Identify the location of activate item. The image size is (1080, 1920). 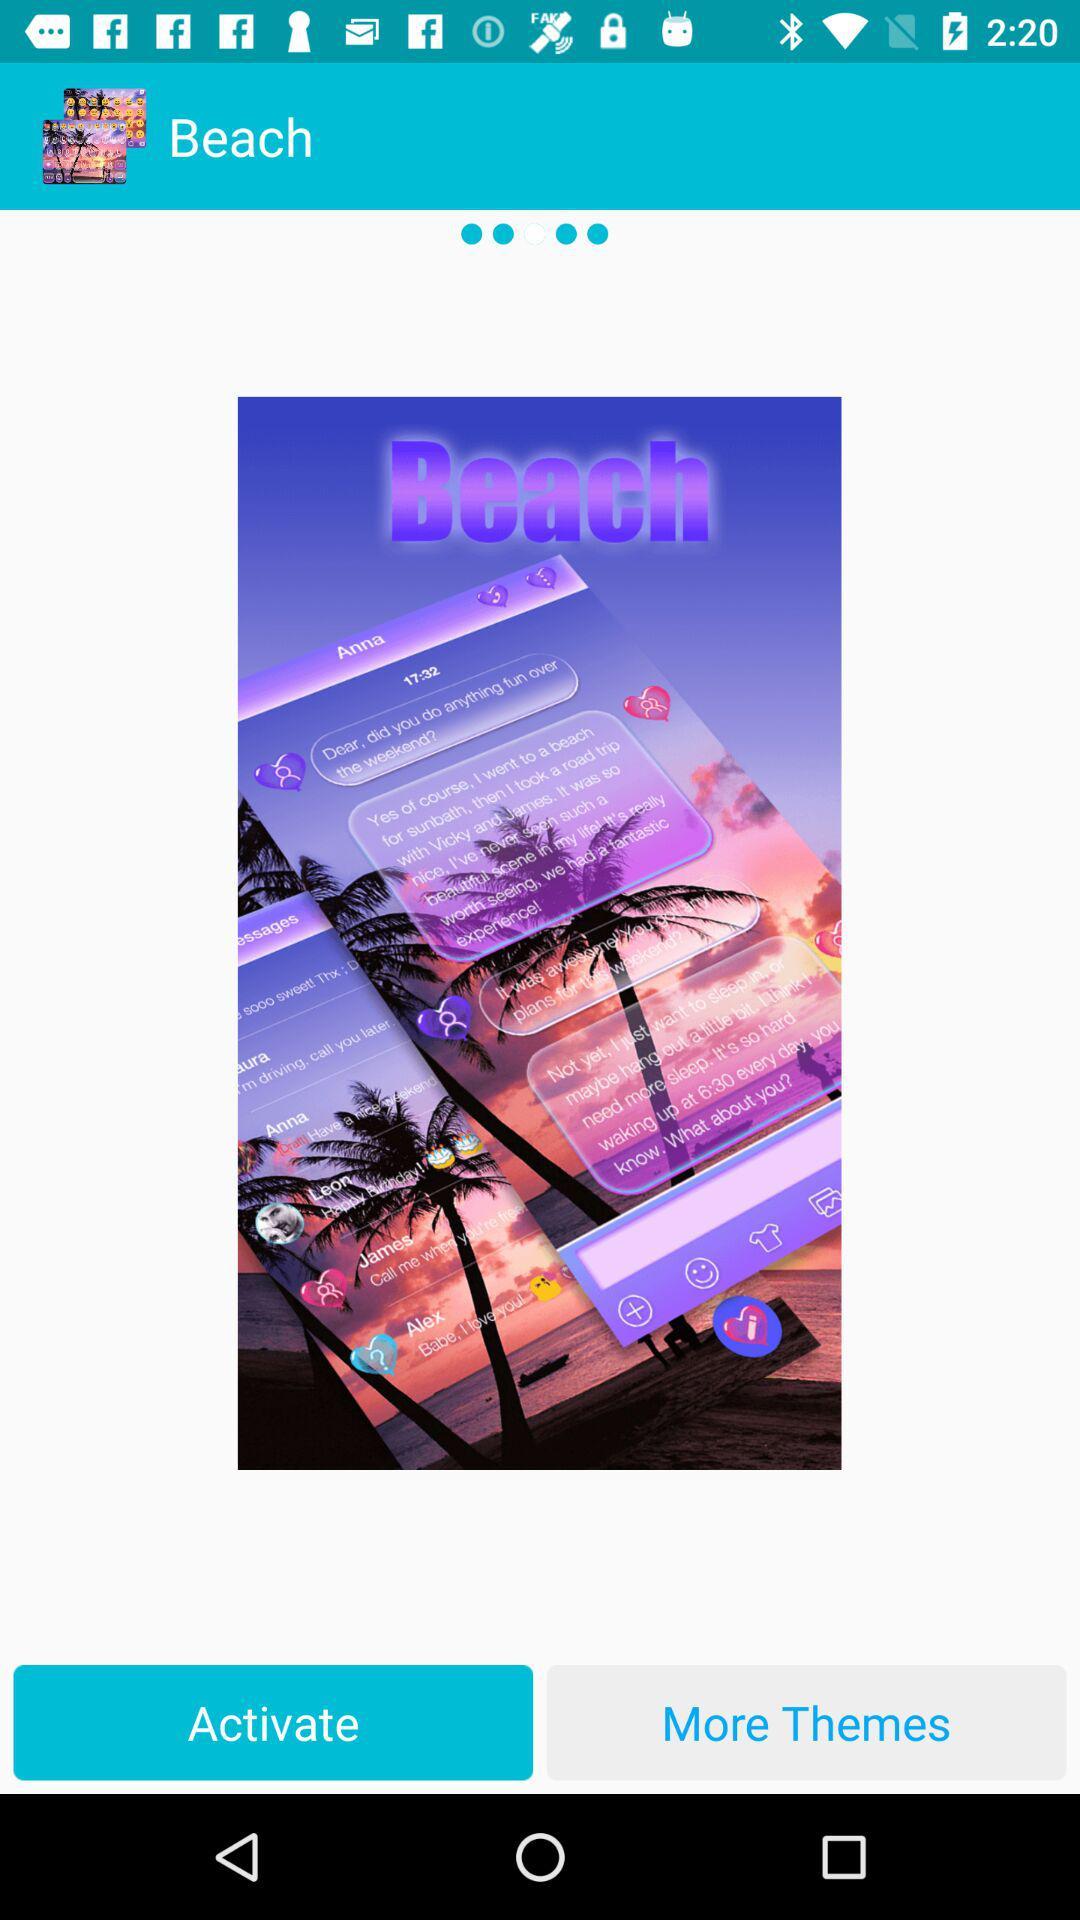
(273, 1721).